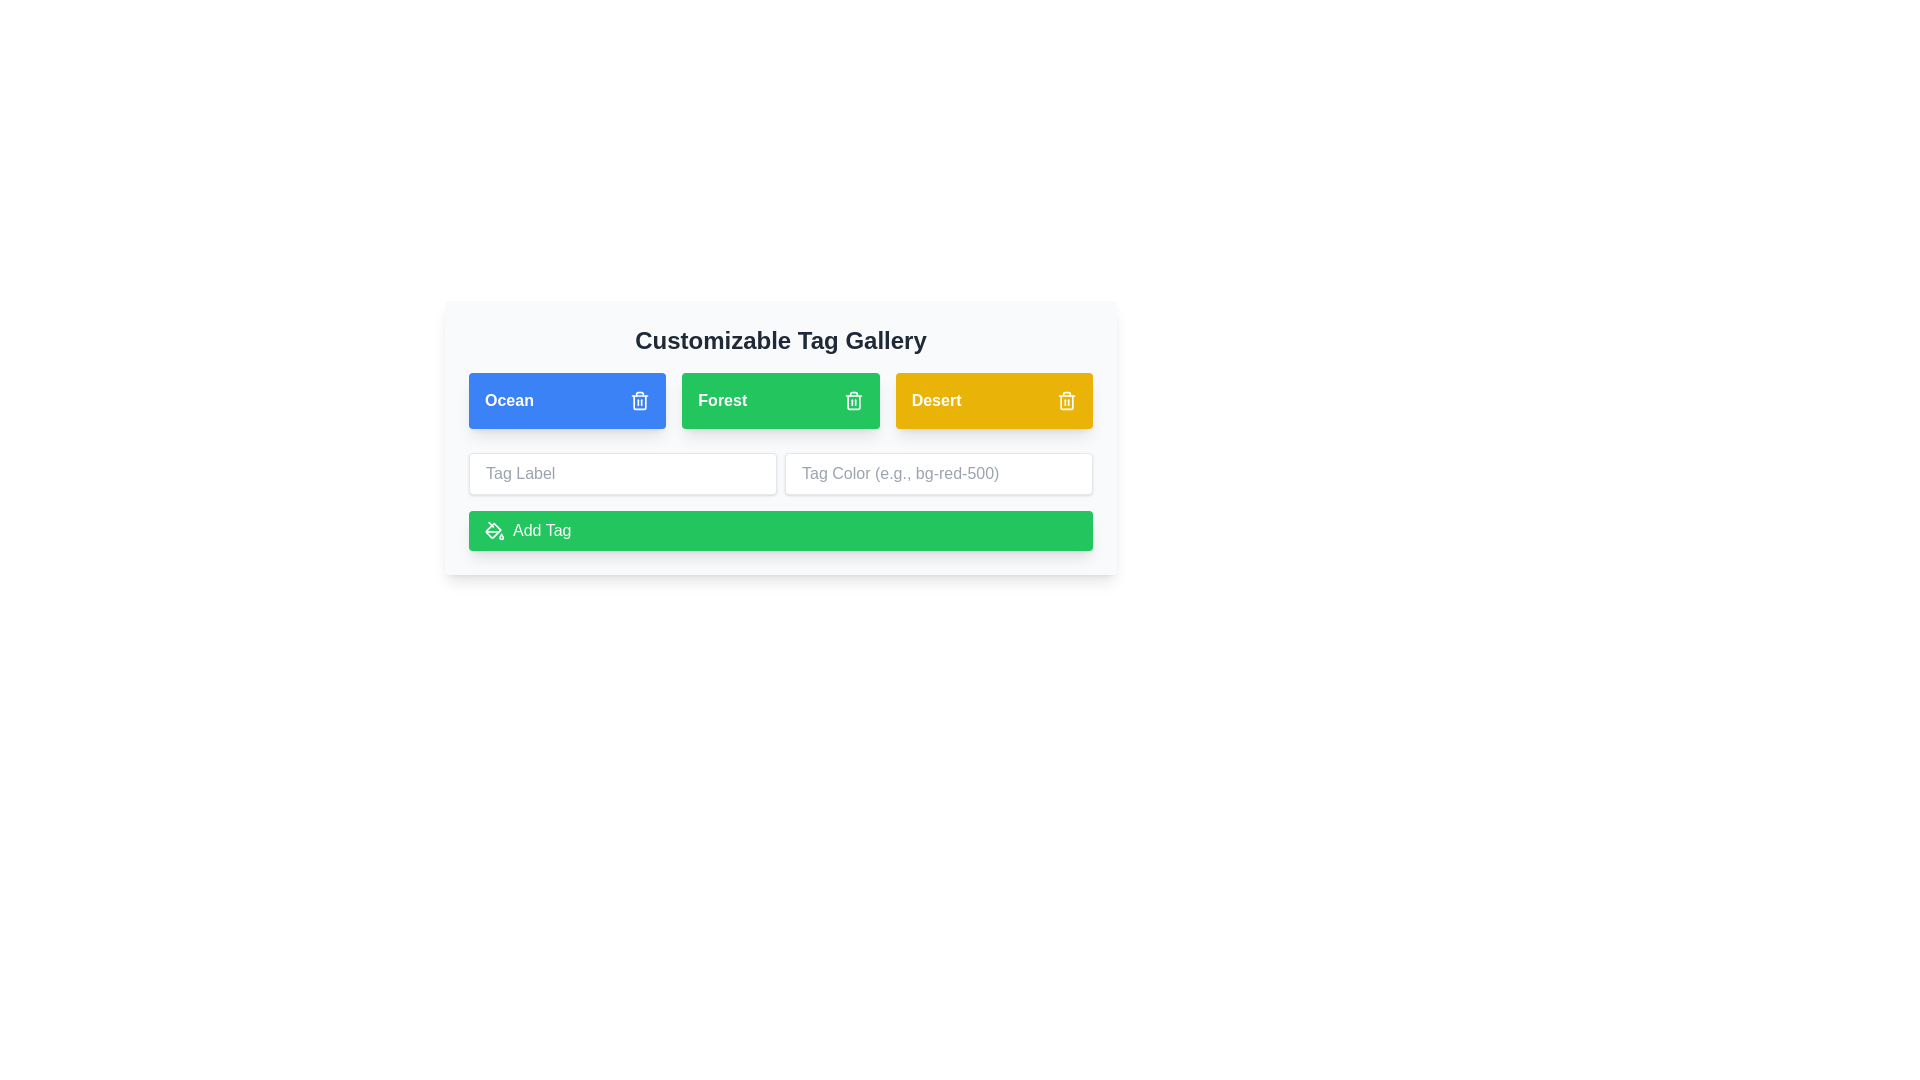  What do you see at coordinates (508, 401) in the screenshot?
I see `the text of the chip labeled Ocean` at bounding box center [508, 401].